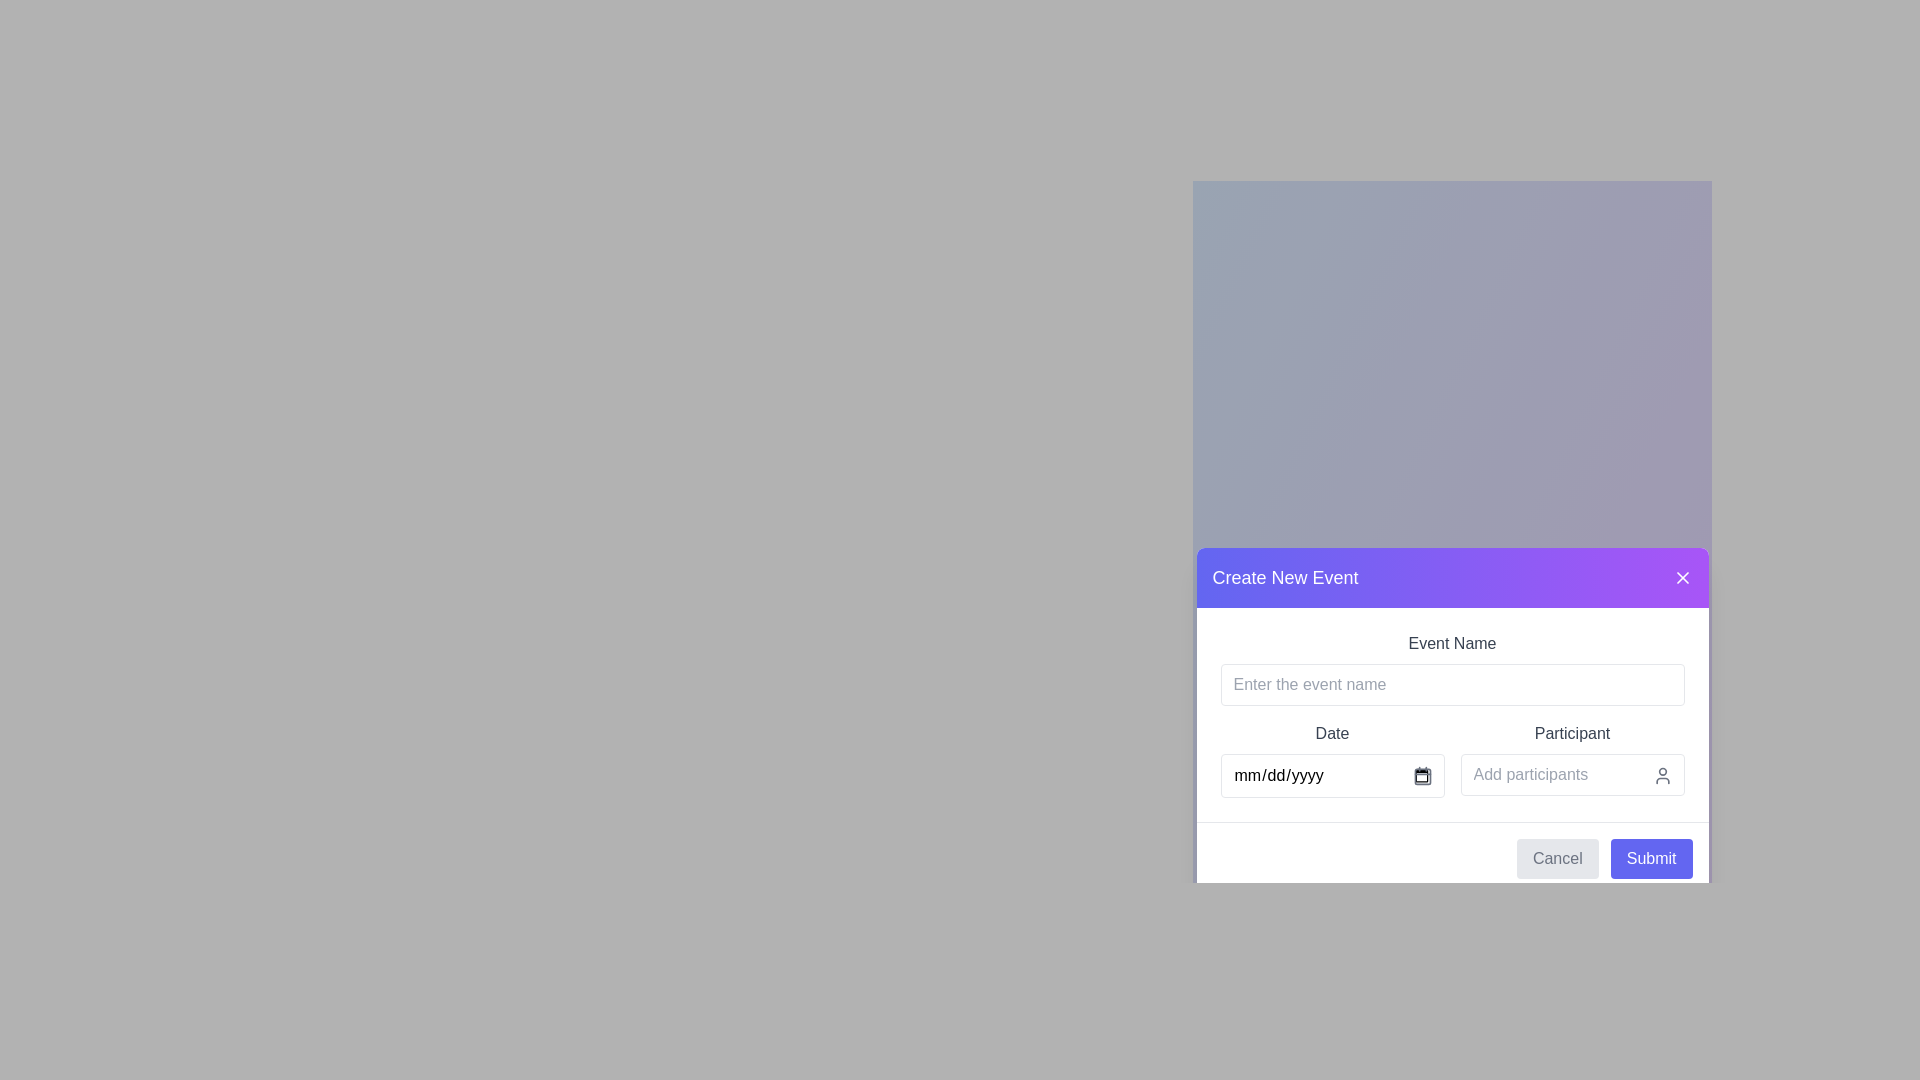  I want to click on a date from the calendar in the modal dialog for creating a new event, which is centered on the page and contains various input fields and buttons, so click(1452, 721).